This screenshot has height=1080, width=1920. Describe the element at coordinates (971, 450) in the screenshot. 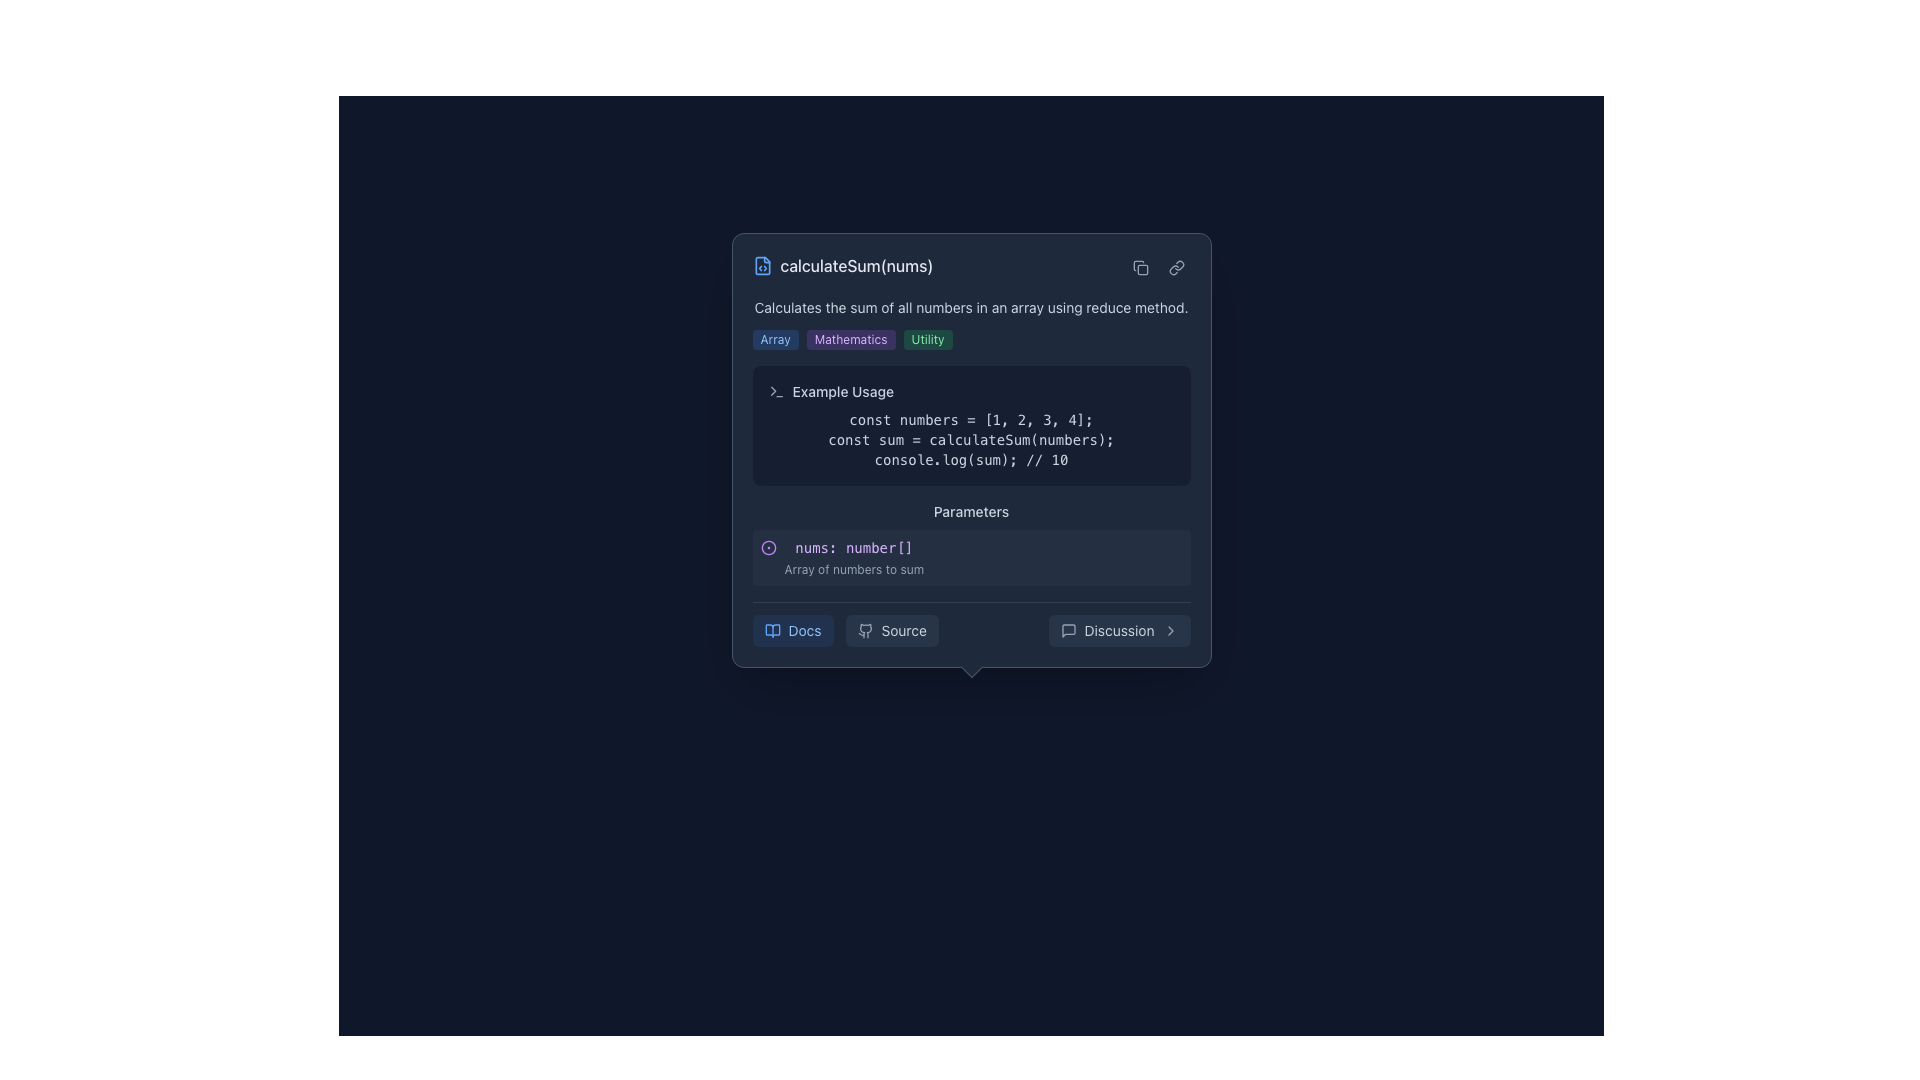

I see `the information modal that displays function details, including usage, parameters, and resources` at that location.